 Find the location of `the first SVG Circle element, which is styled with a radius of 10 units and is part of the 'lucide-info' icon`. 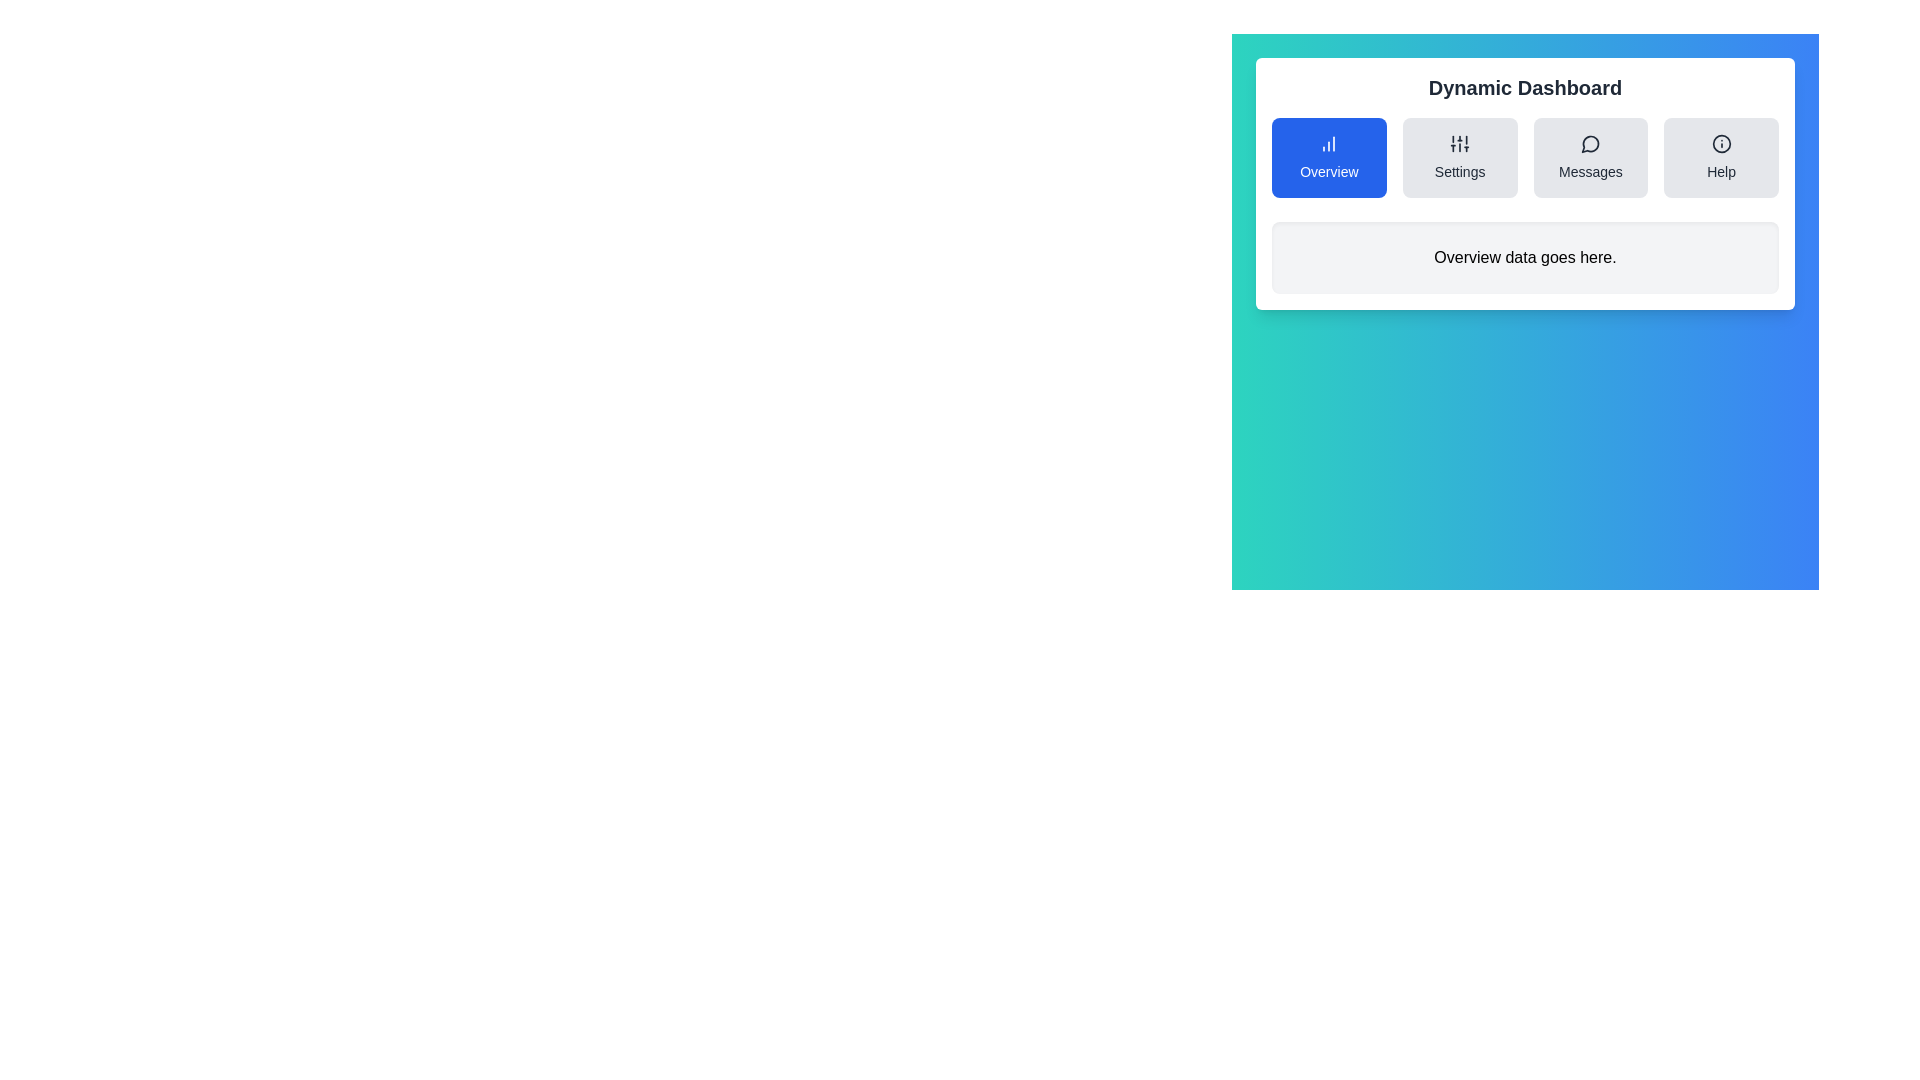

the first SVG Circle element, which is styled with a radius of 10 units and is part of the 'lucide-info' icon is located at coordinates (1720, 142).